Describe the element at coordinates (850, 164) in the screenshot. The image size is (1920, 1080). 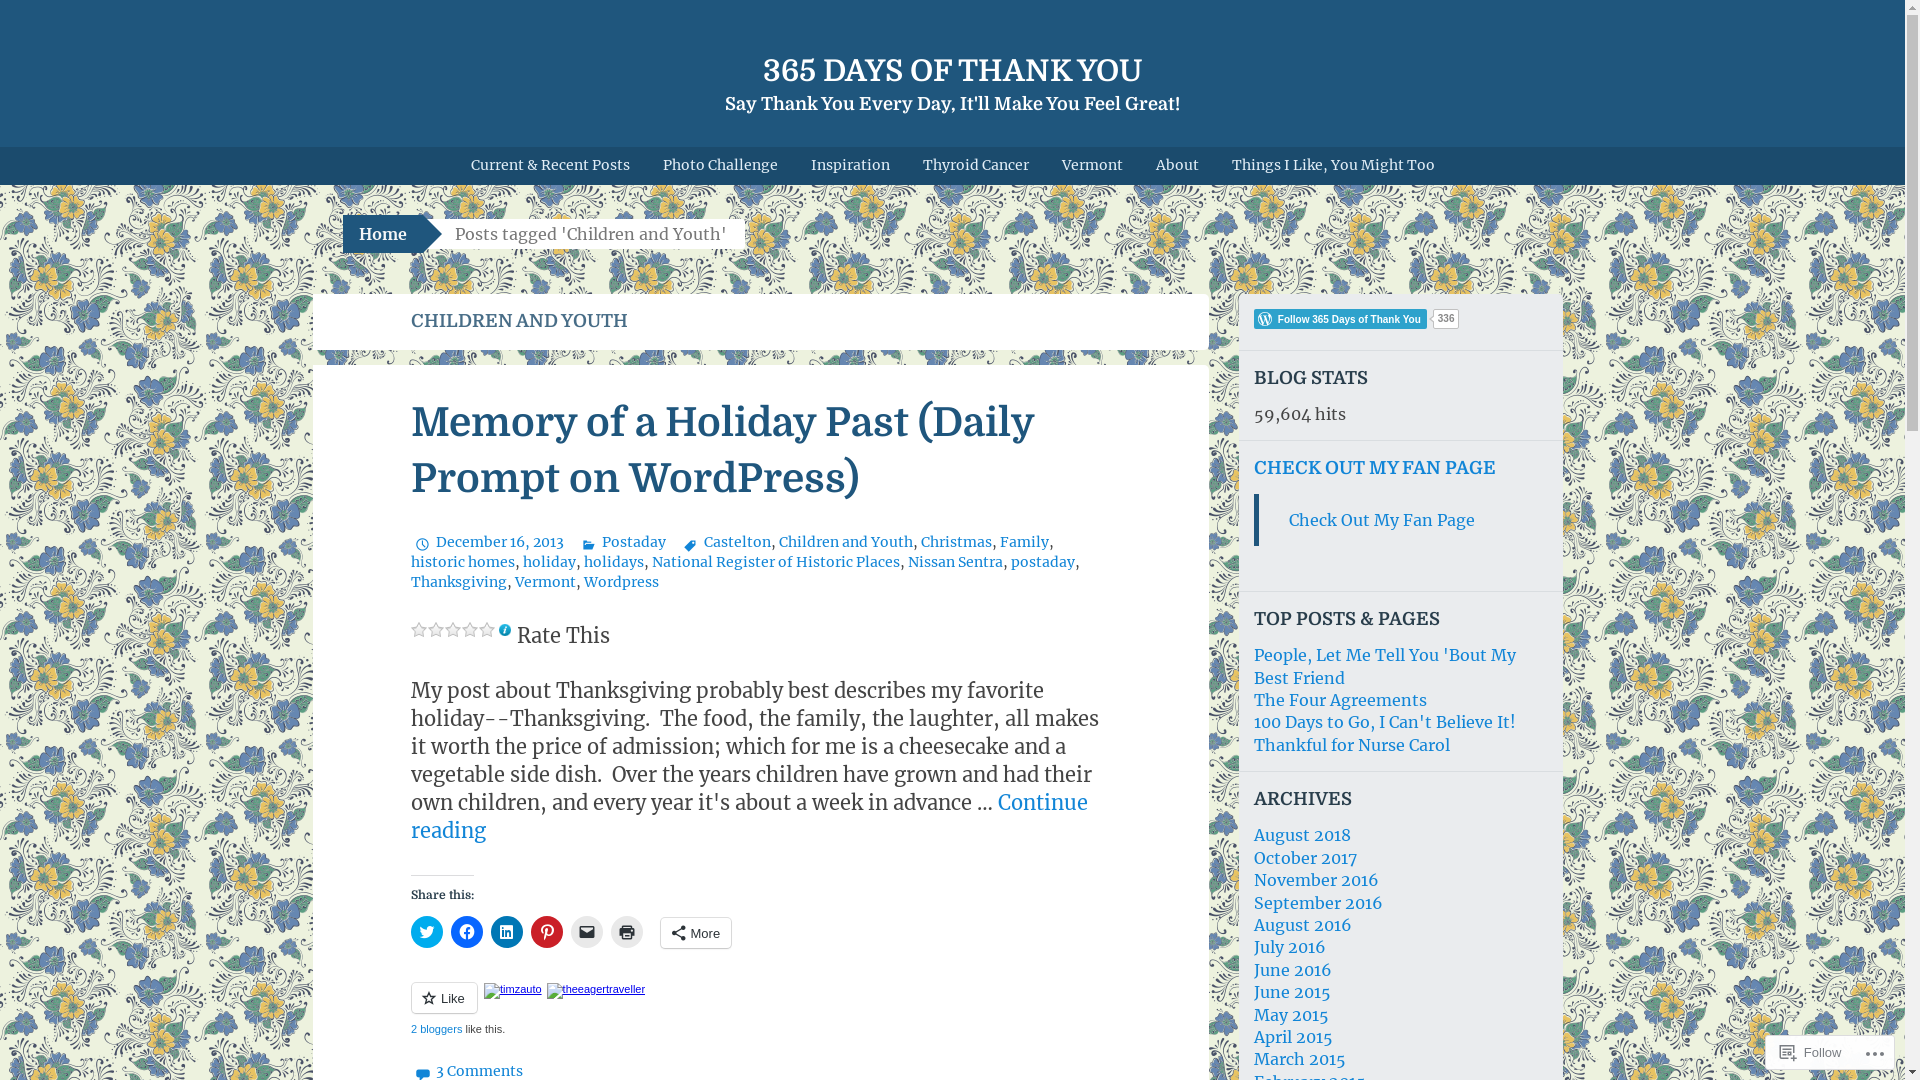
I see `'Inspiration'` at that location.